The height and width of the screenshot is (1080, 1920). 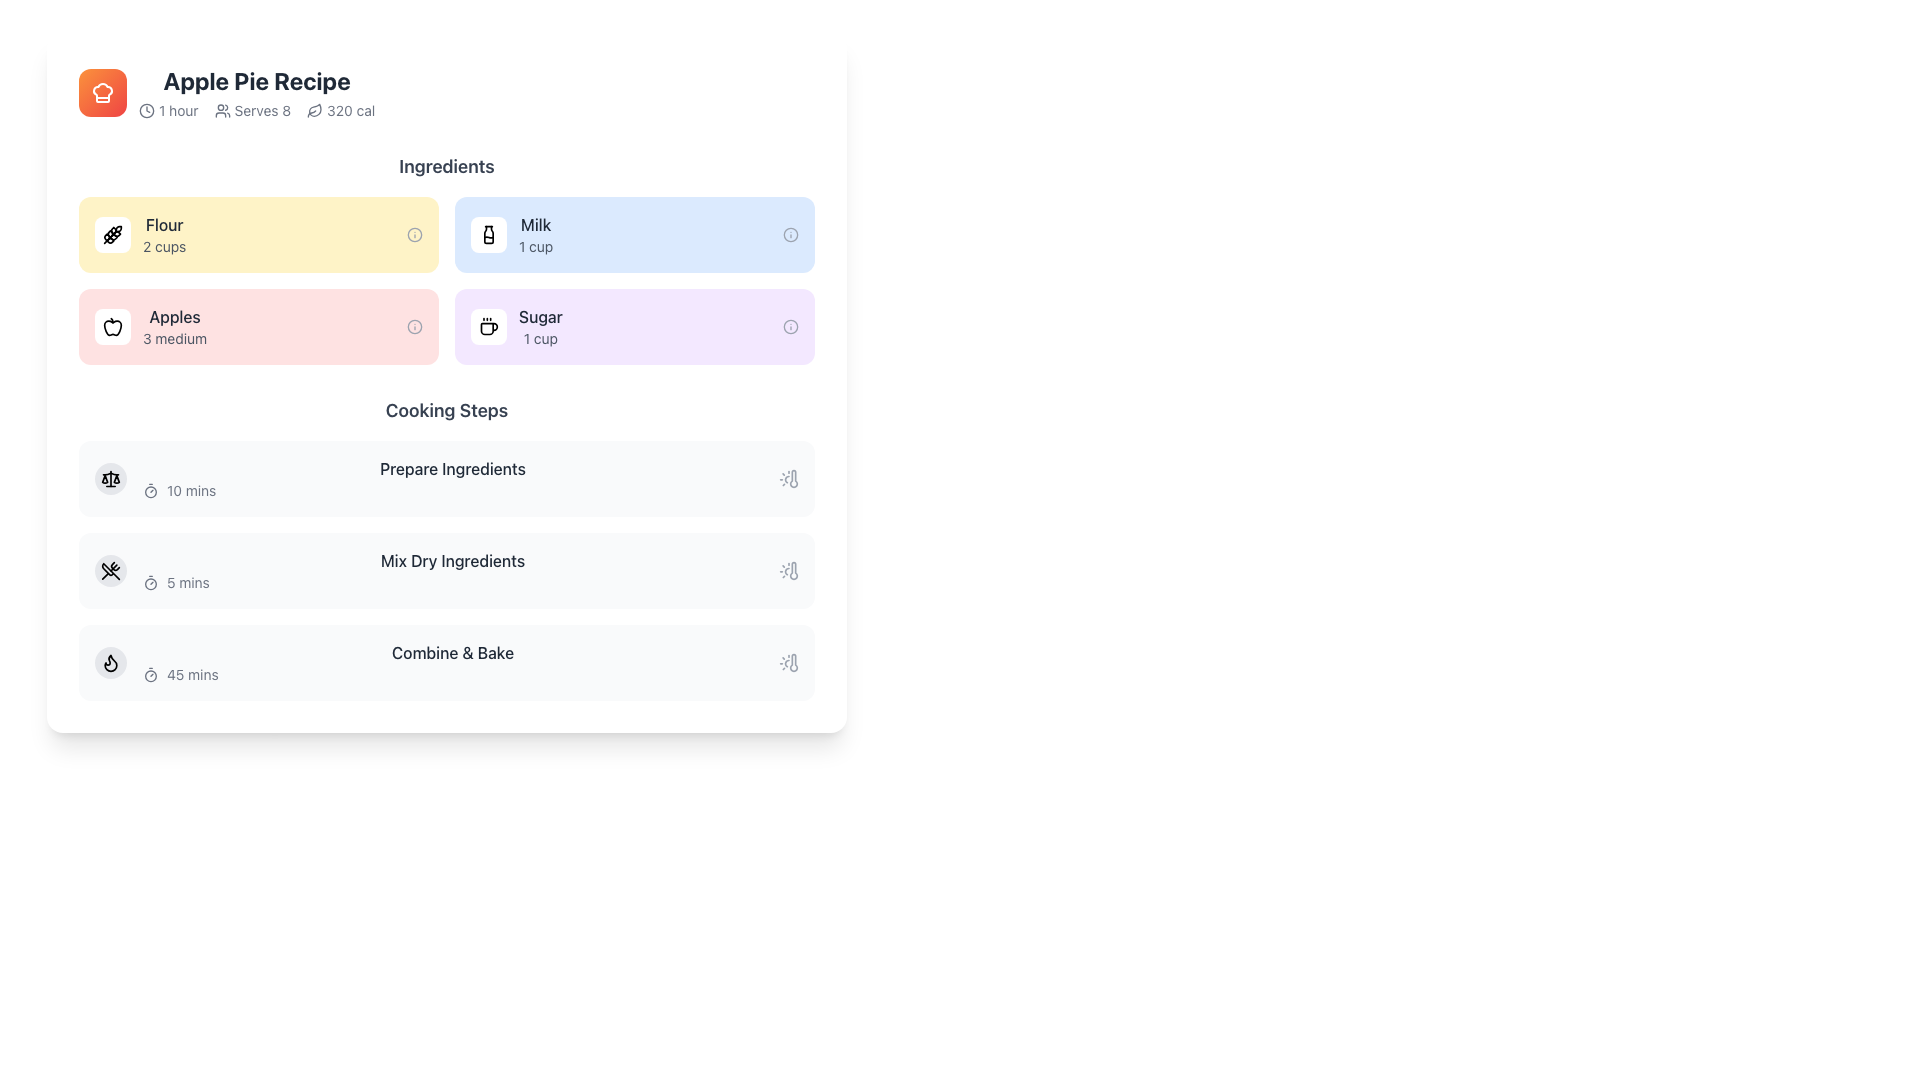 What do you see at coordinates (451, 663) in the screenshot?
I see `the 'Combine & Bake' text label located within the cooking step list to focus it or see details` at bounding box center [451, 663].